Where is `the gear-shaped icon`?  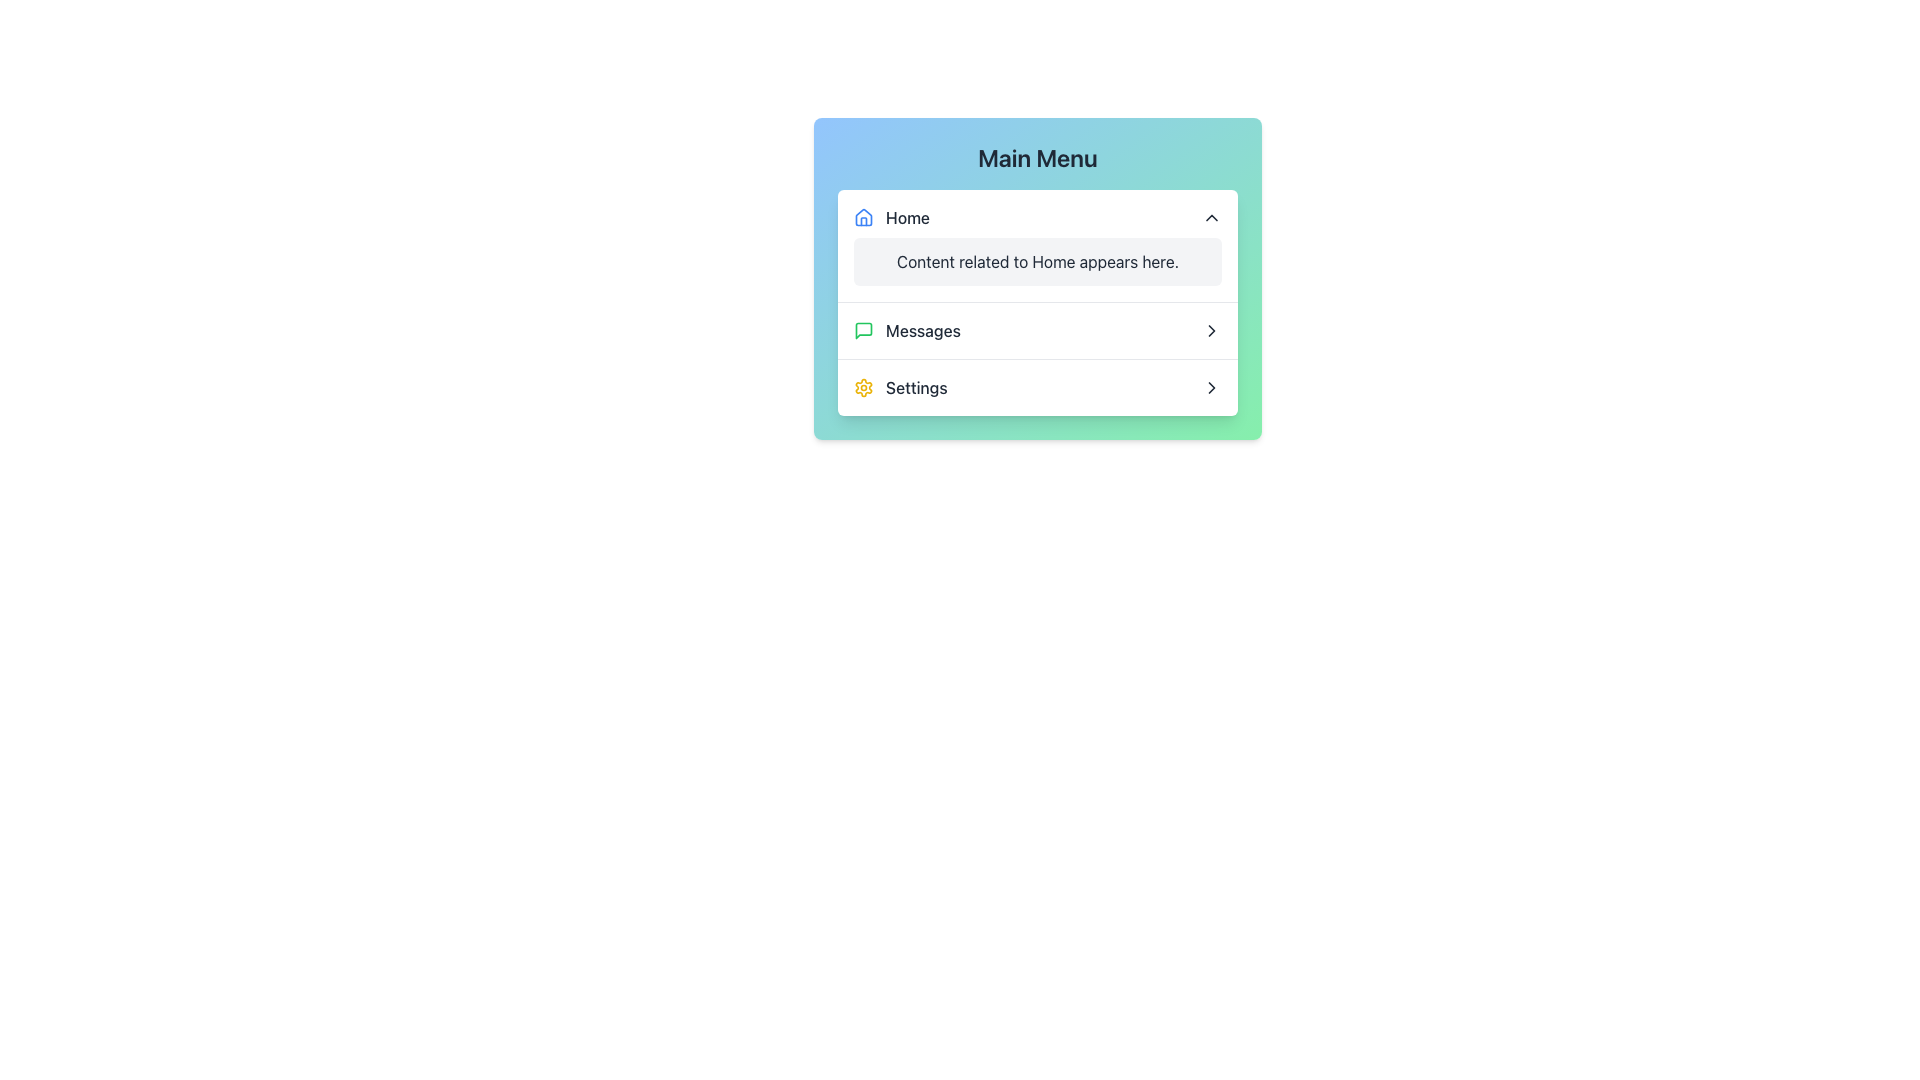
the gear-shaped icon is located at coordinates (864, 388).